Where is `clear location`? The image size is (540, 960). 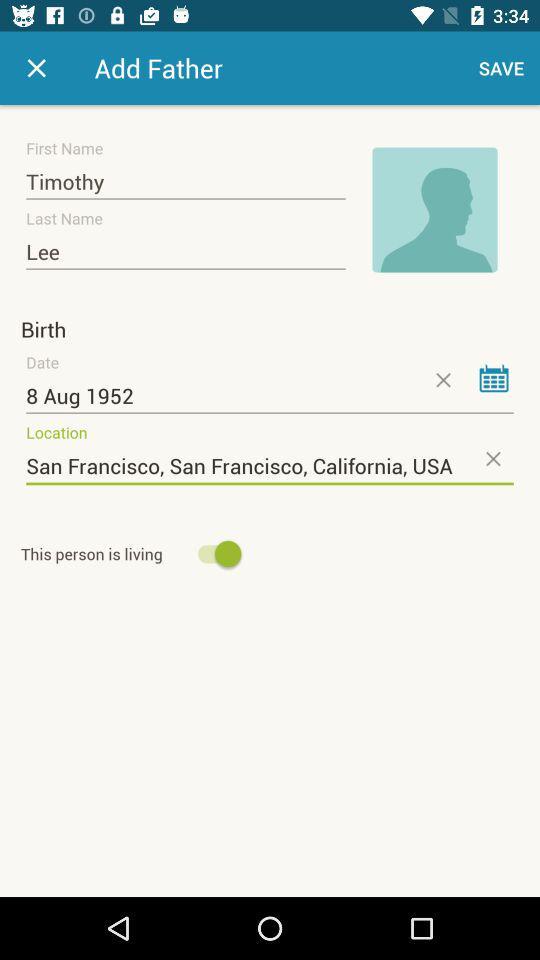
clear location is located at coordinates (491, 458).